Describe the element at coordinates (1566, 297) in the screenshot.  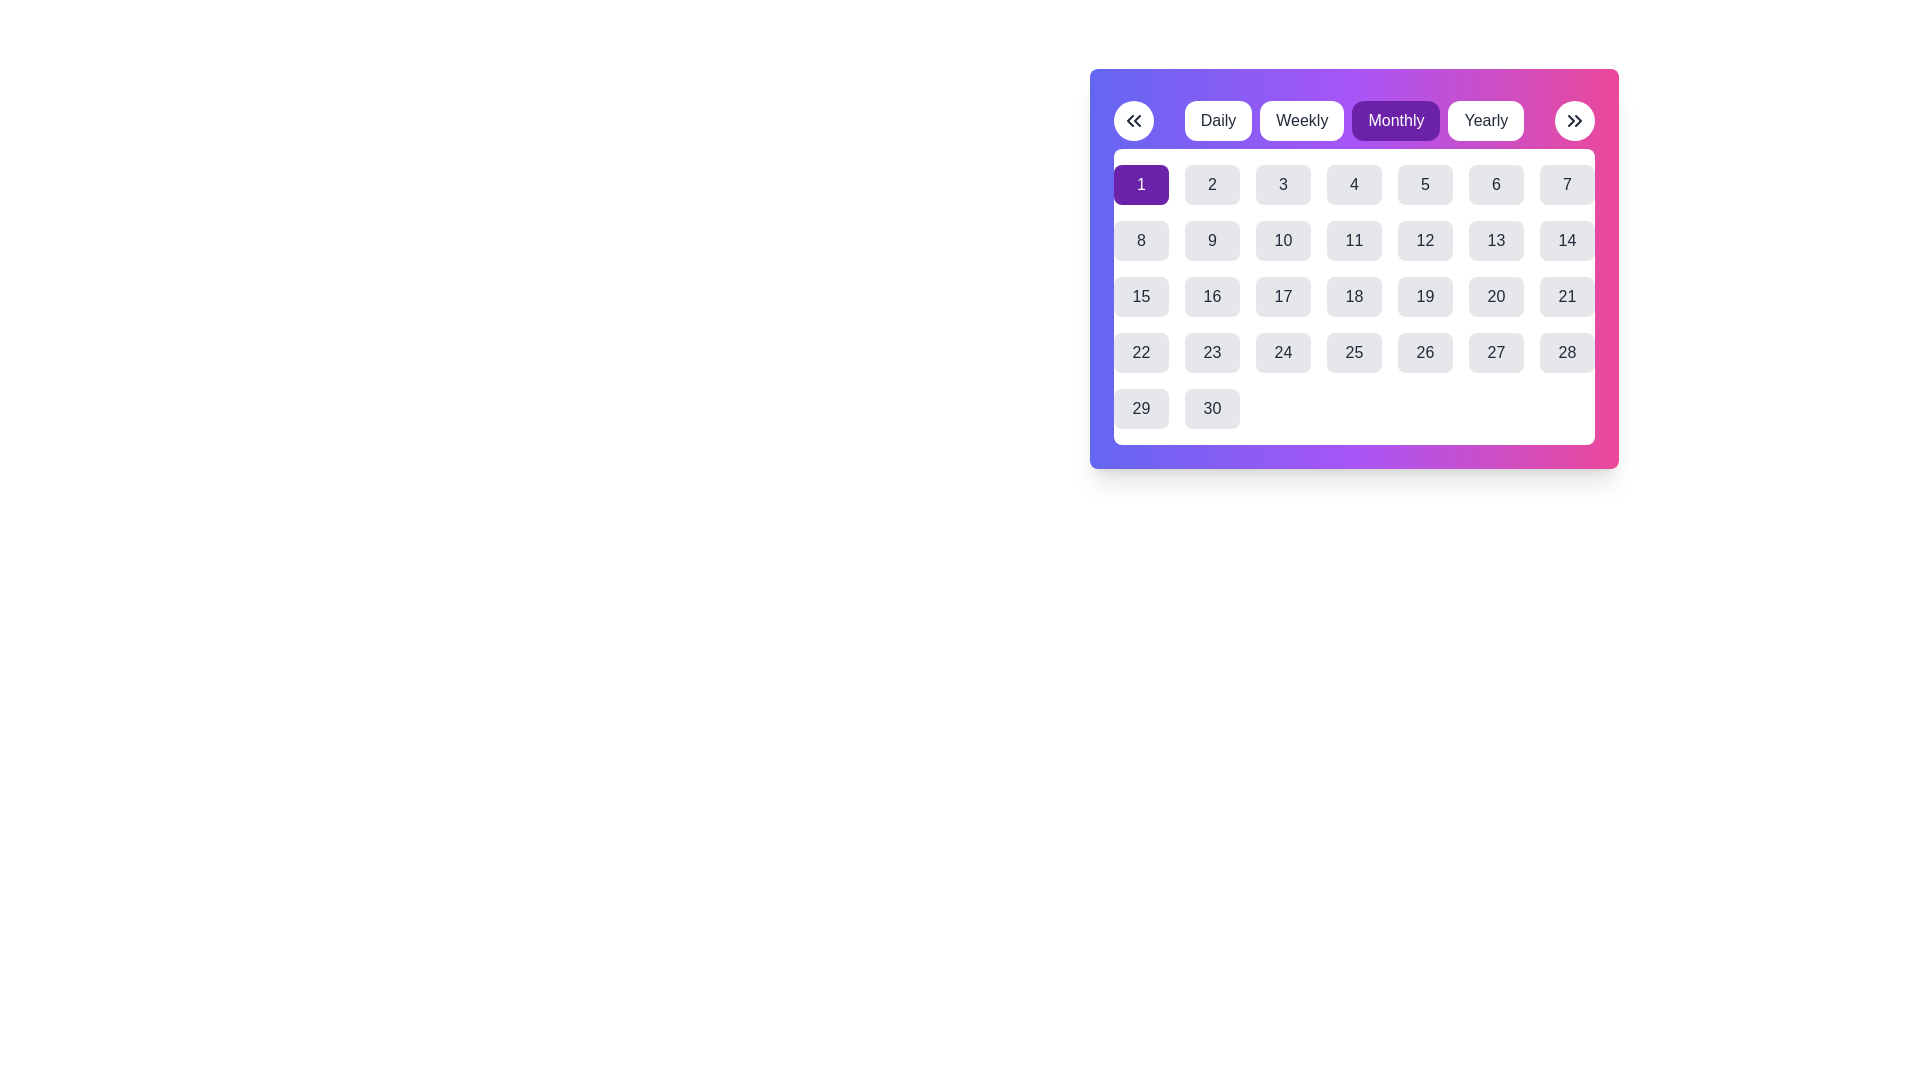
I see `the rounded rectangular button displaying the number '21'` at that location.